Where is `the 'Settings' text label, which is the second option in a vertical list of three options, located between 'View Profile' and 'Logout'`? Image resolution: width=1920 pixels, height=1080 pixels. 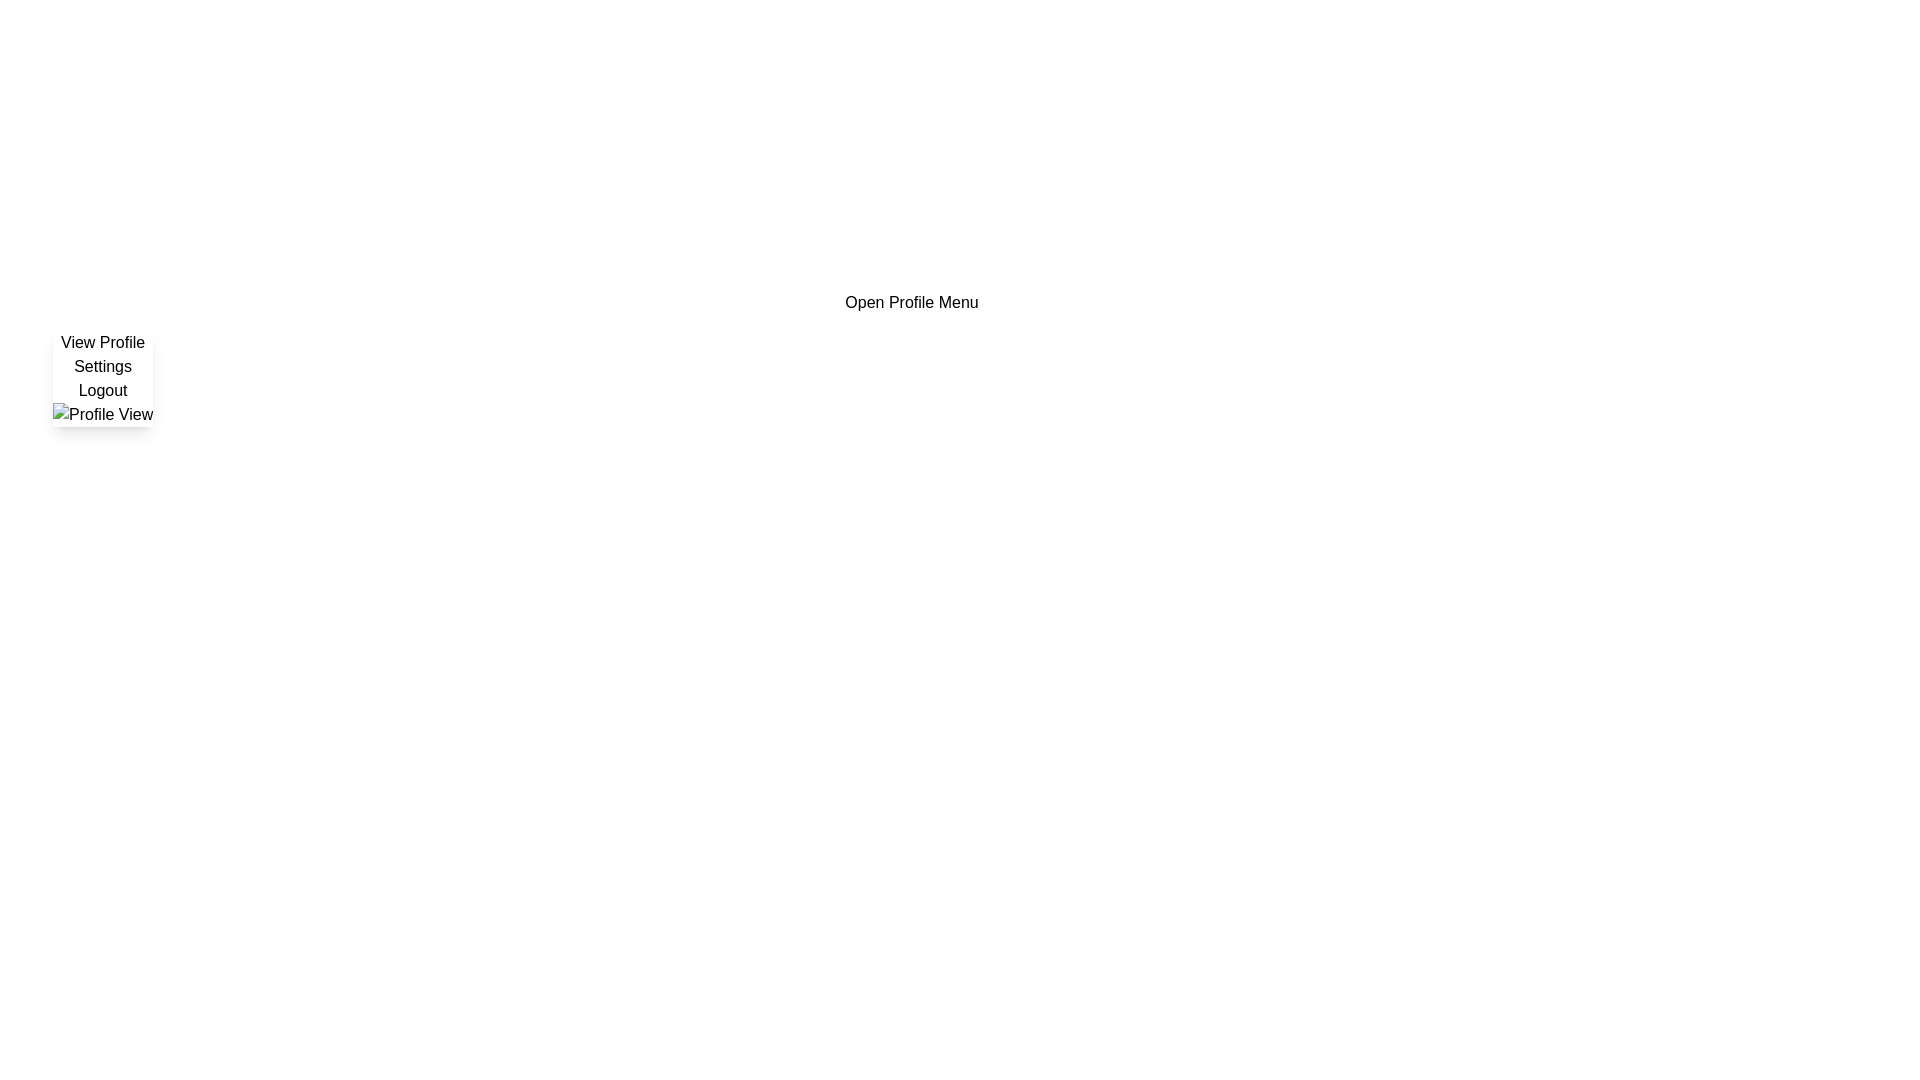 the 'Settings' text label, which is the second option in a vertical list of three options, located between 'View Profile' and 'Logout' is located at coordinates (102, 366).